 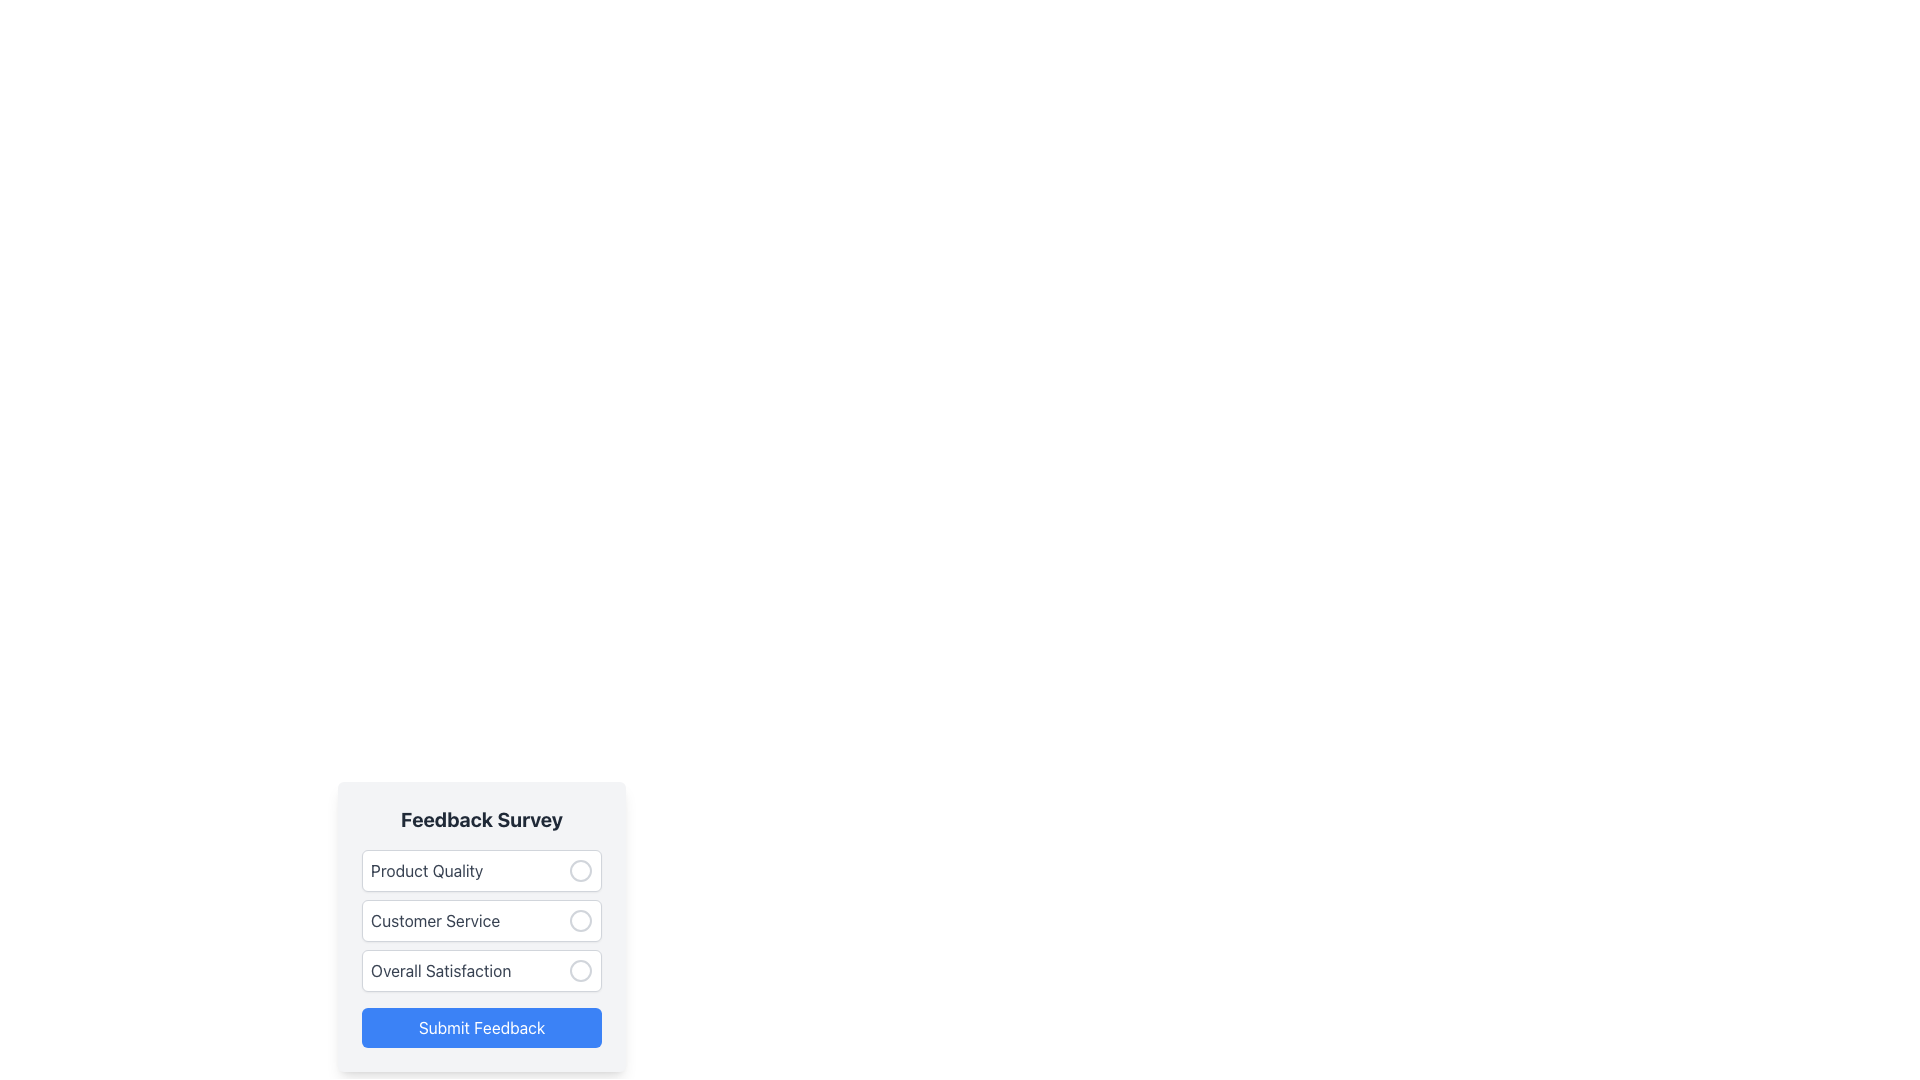 I want to click on the text label indicating the purpose of the third selectable option in the feedback survey, which follows the labels 'Product Quality' and 'Customer Service', so click(x=440, y=970).